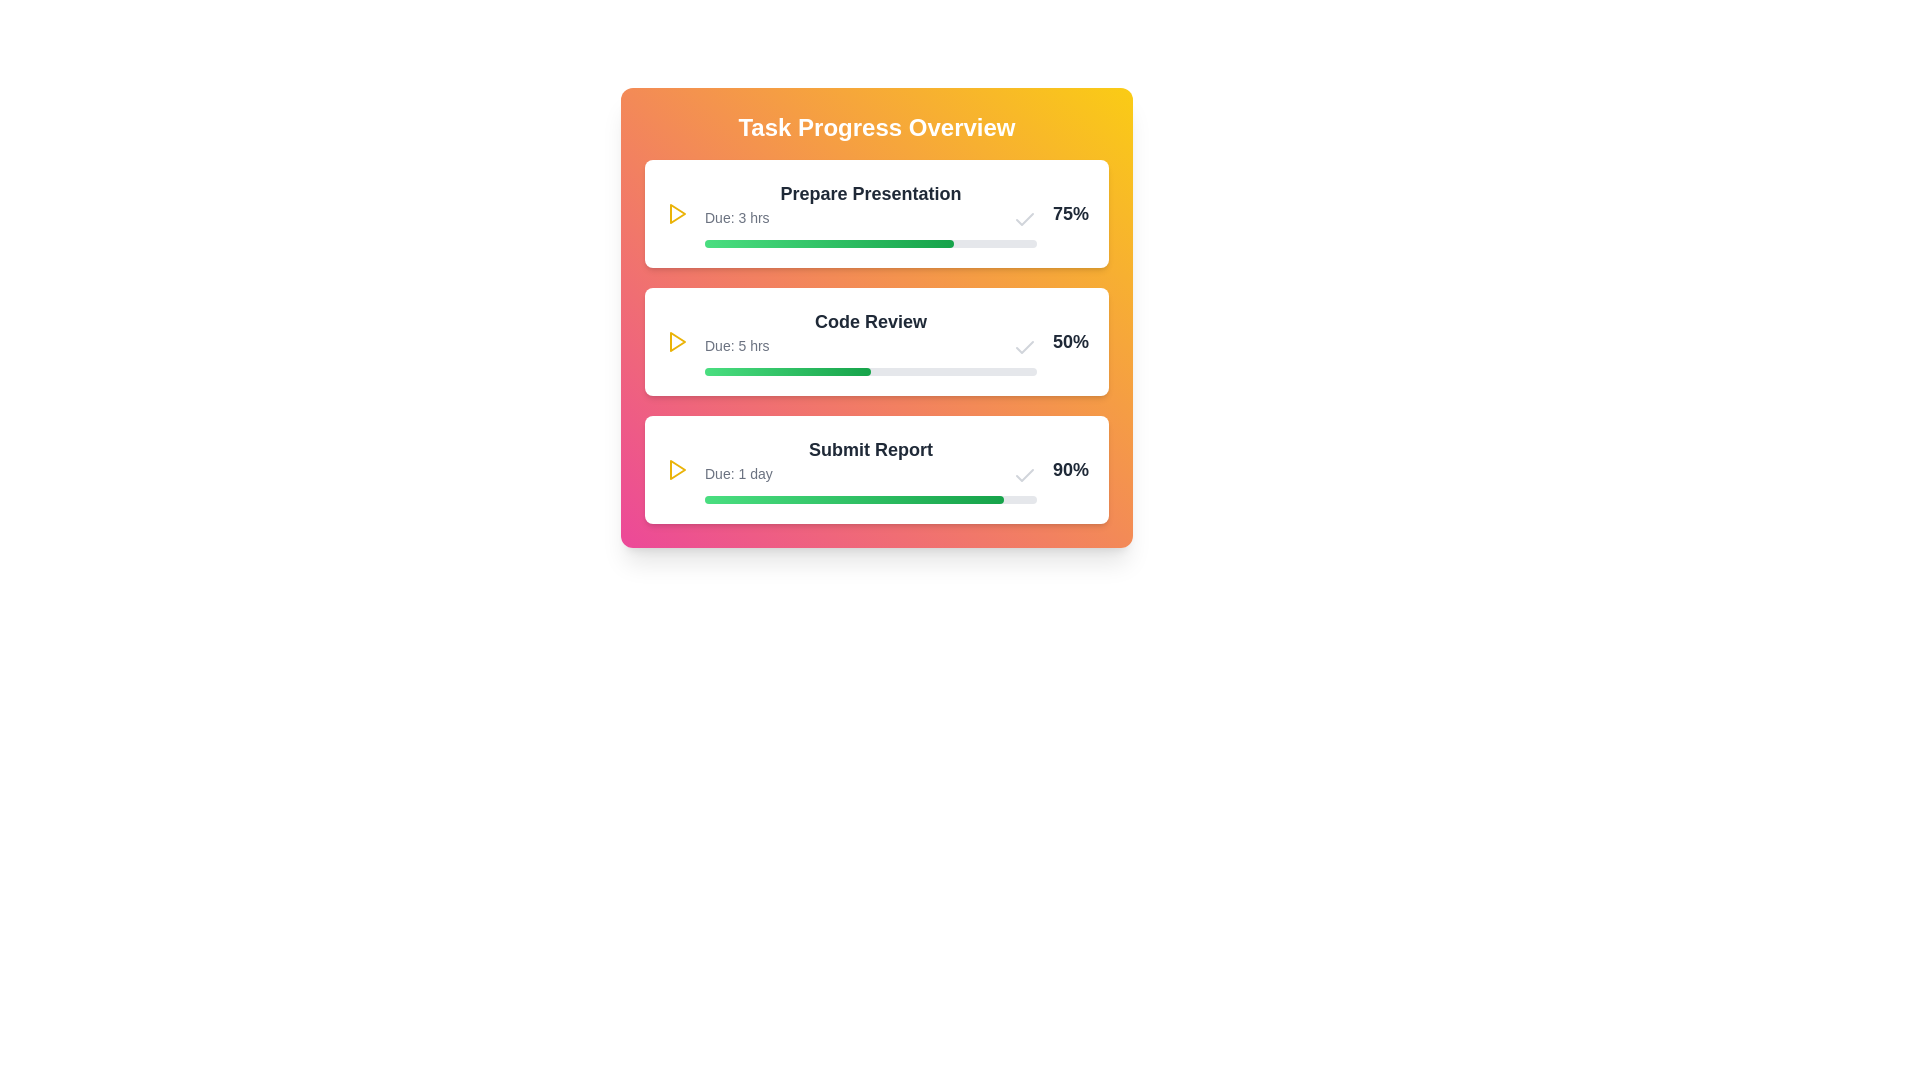 The height and width of the screenshot is (1080, 1920). I want to click on the icon located to the left of the 'Prepare Presentation' text, so click(677, 213).